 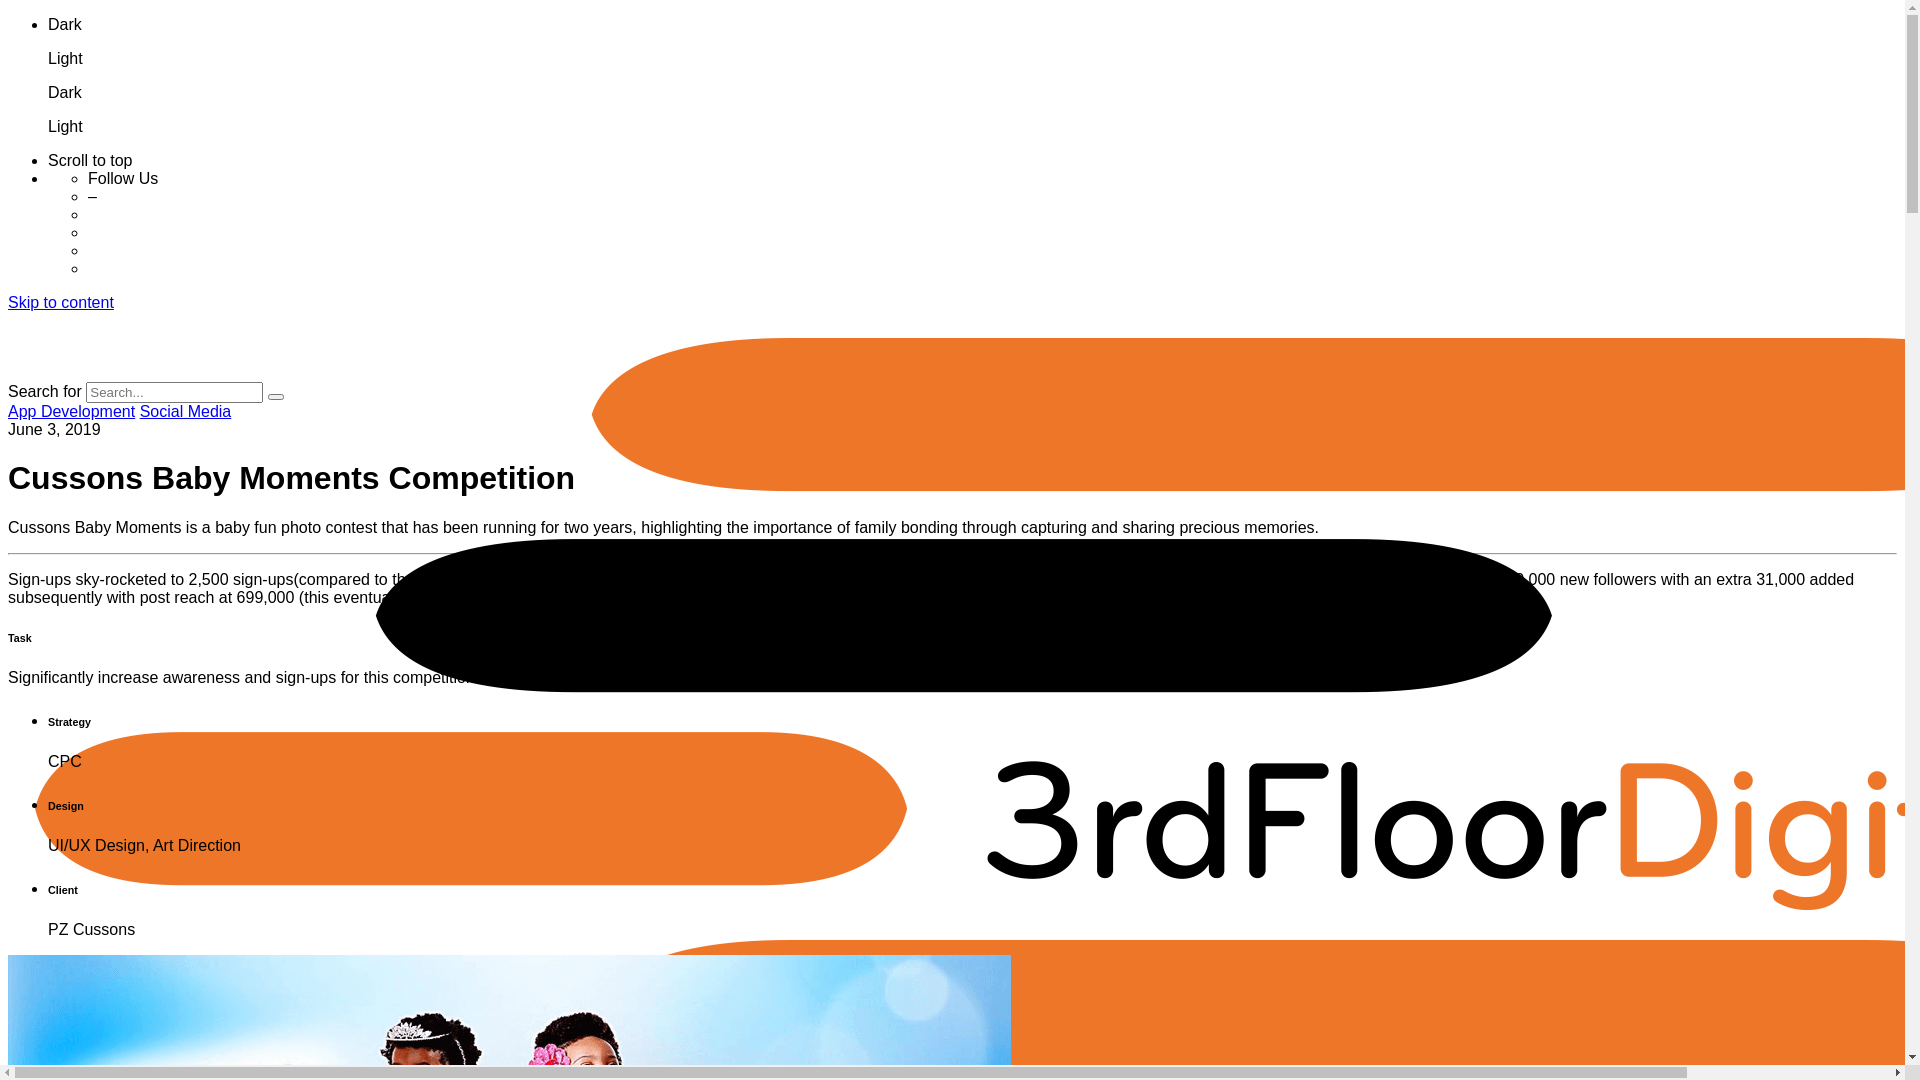 I want to click on 'Skip to content', so click(x=61, y=302).